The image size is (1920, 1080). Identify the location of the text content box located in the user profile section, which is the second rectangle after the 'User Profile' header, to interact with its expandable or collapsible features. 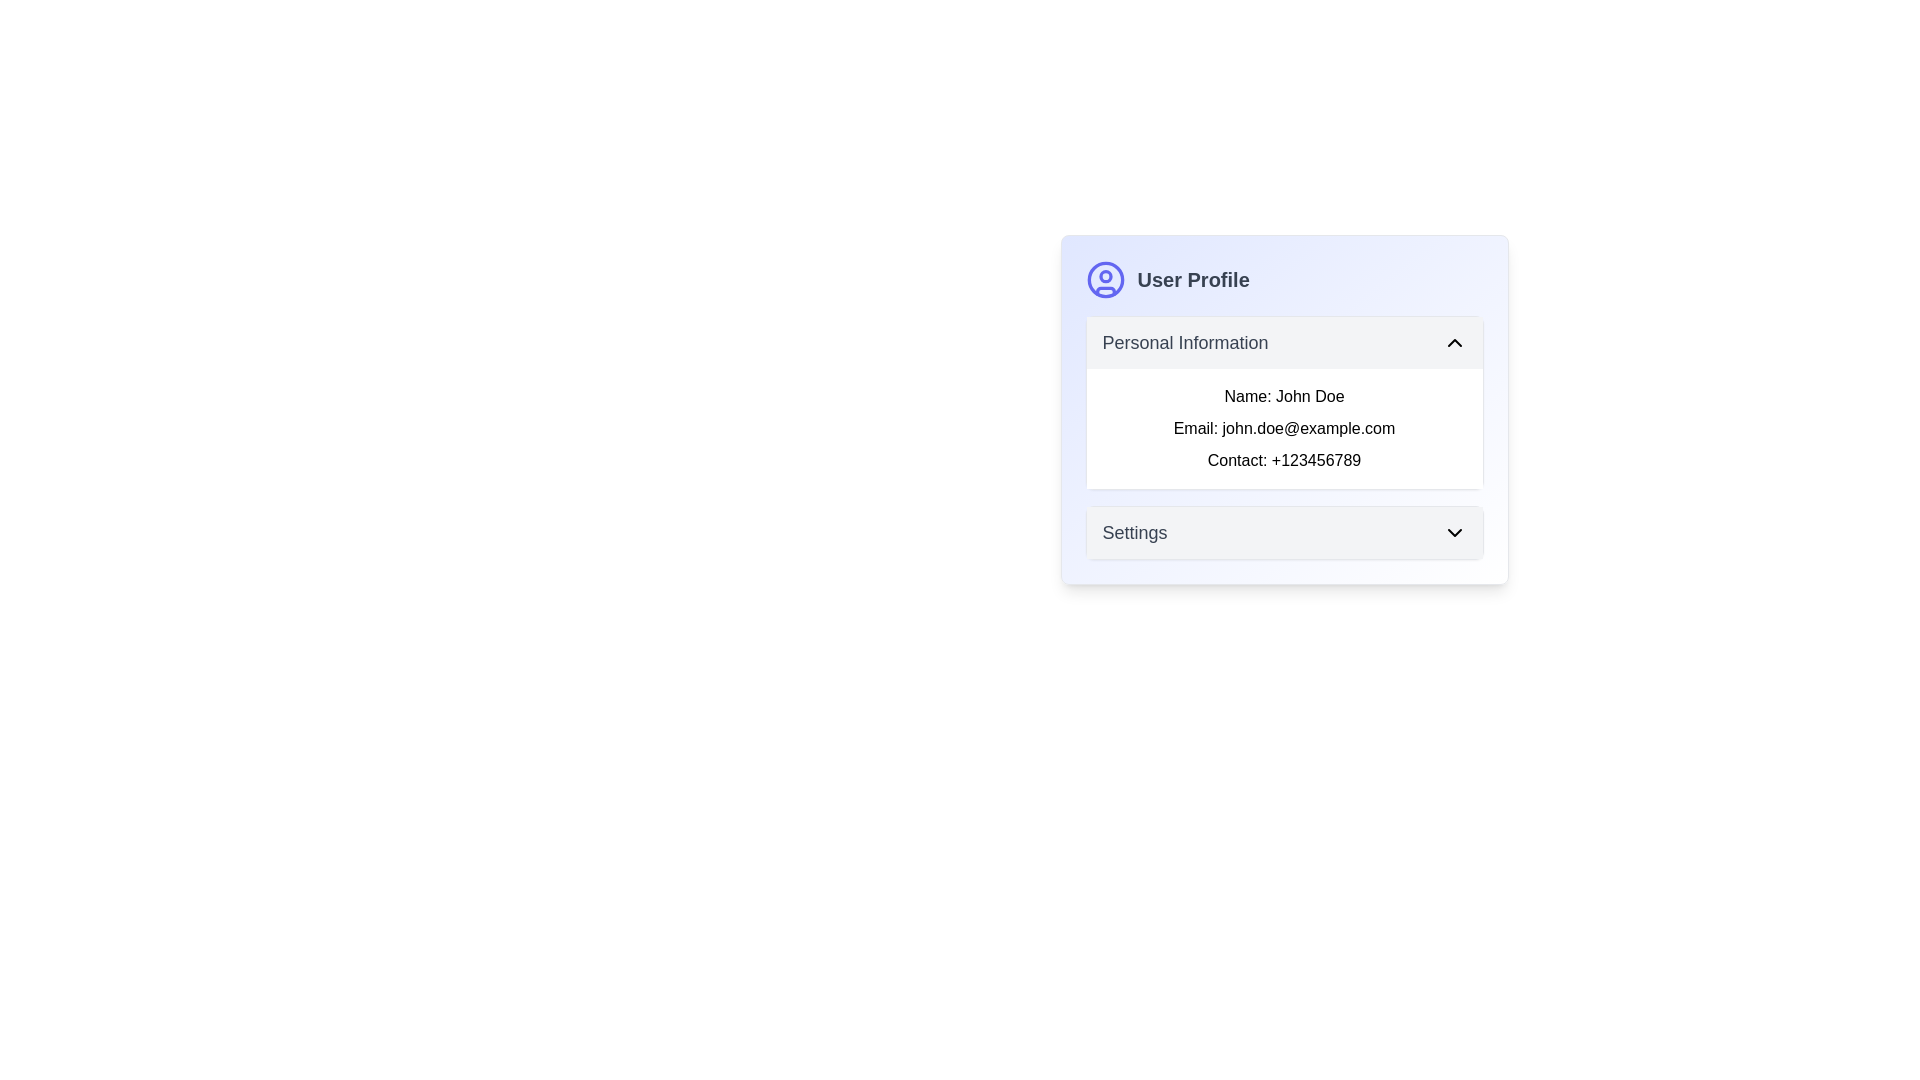
(1284, 402).